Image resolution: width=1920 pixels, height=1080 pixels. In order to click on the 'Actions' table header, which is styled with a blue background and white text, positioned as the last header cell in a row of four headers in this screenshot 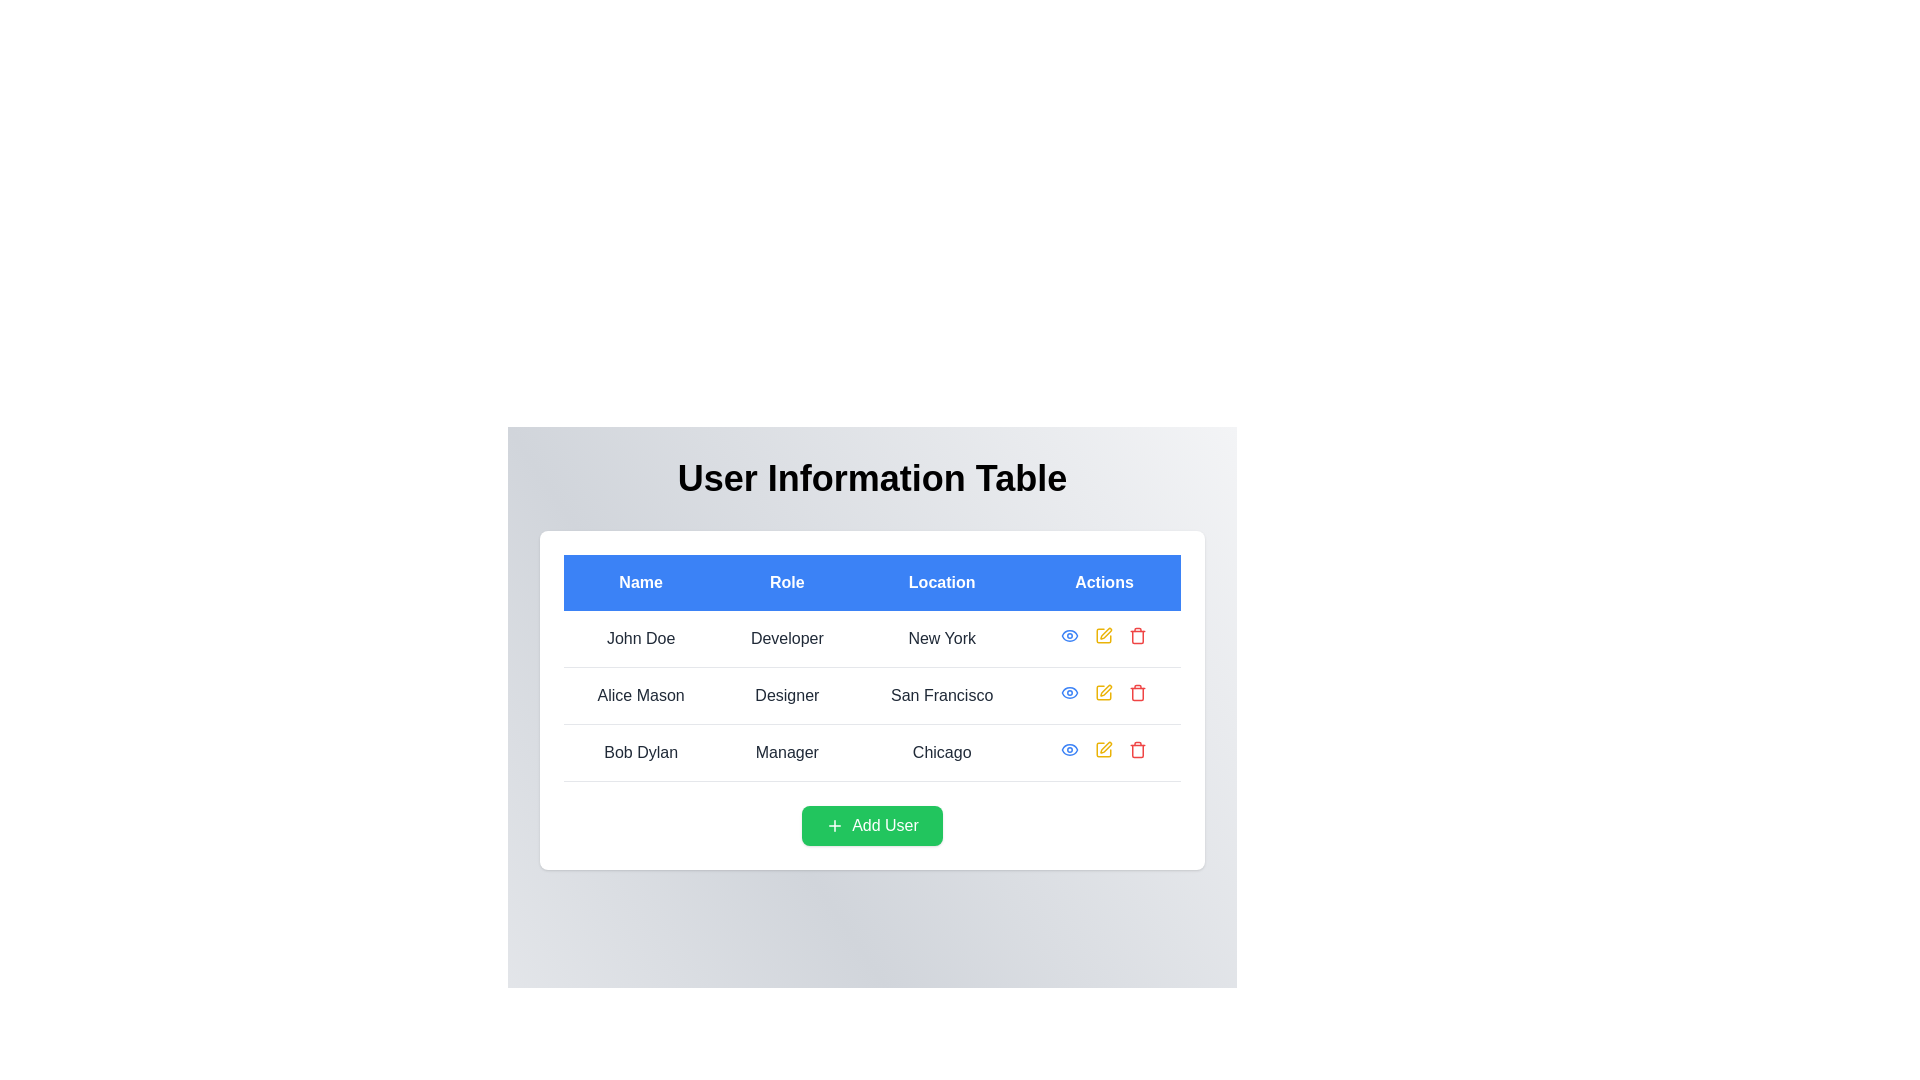, I will do `click(1103, 582)`.